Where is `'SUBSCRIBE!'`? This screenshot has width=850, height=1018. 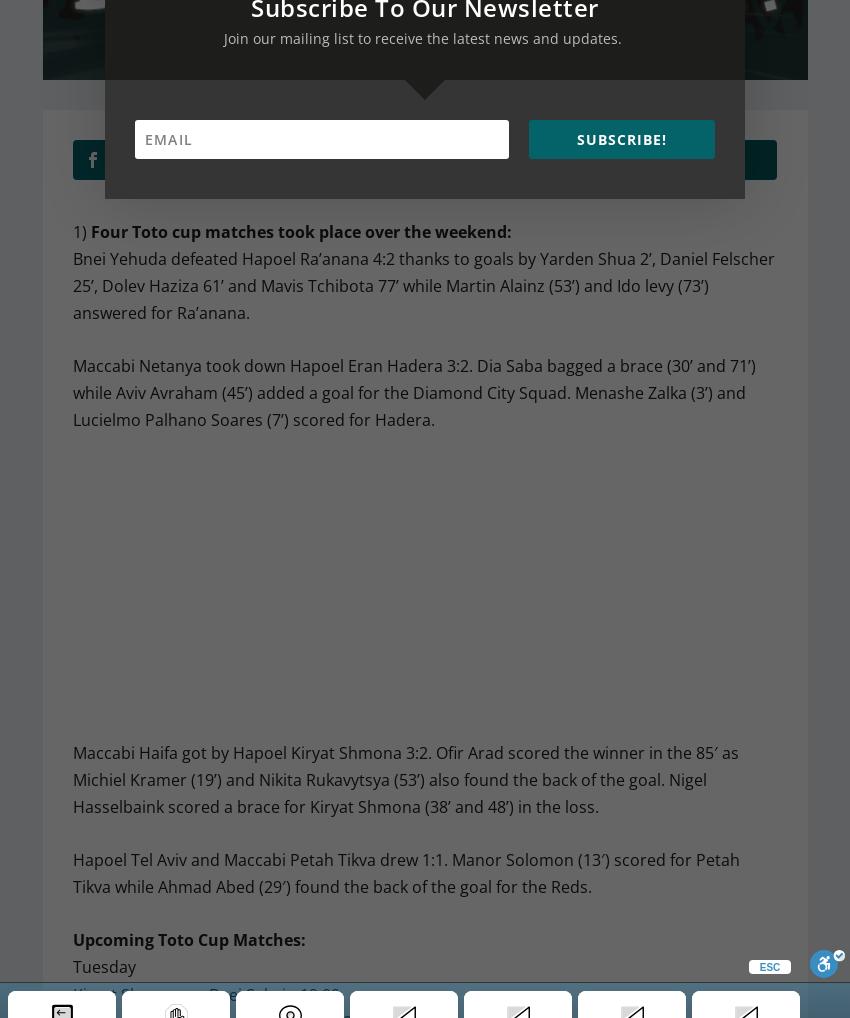 'SUBSCRIBE!' is located at coordinates (621, 138).